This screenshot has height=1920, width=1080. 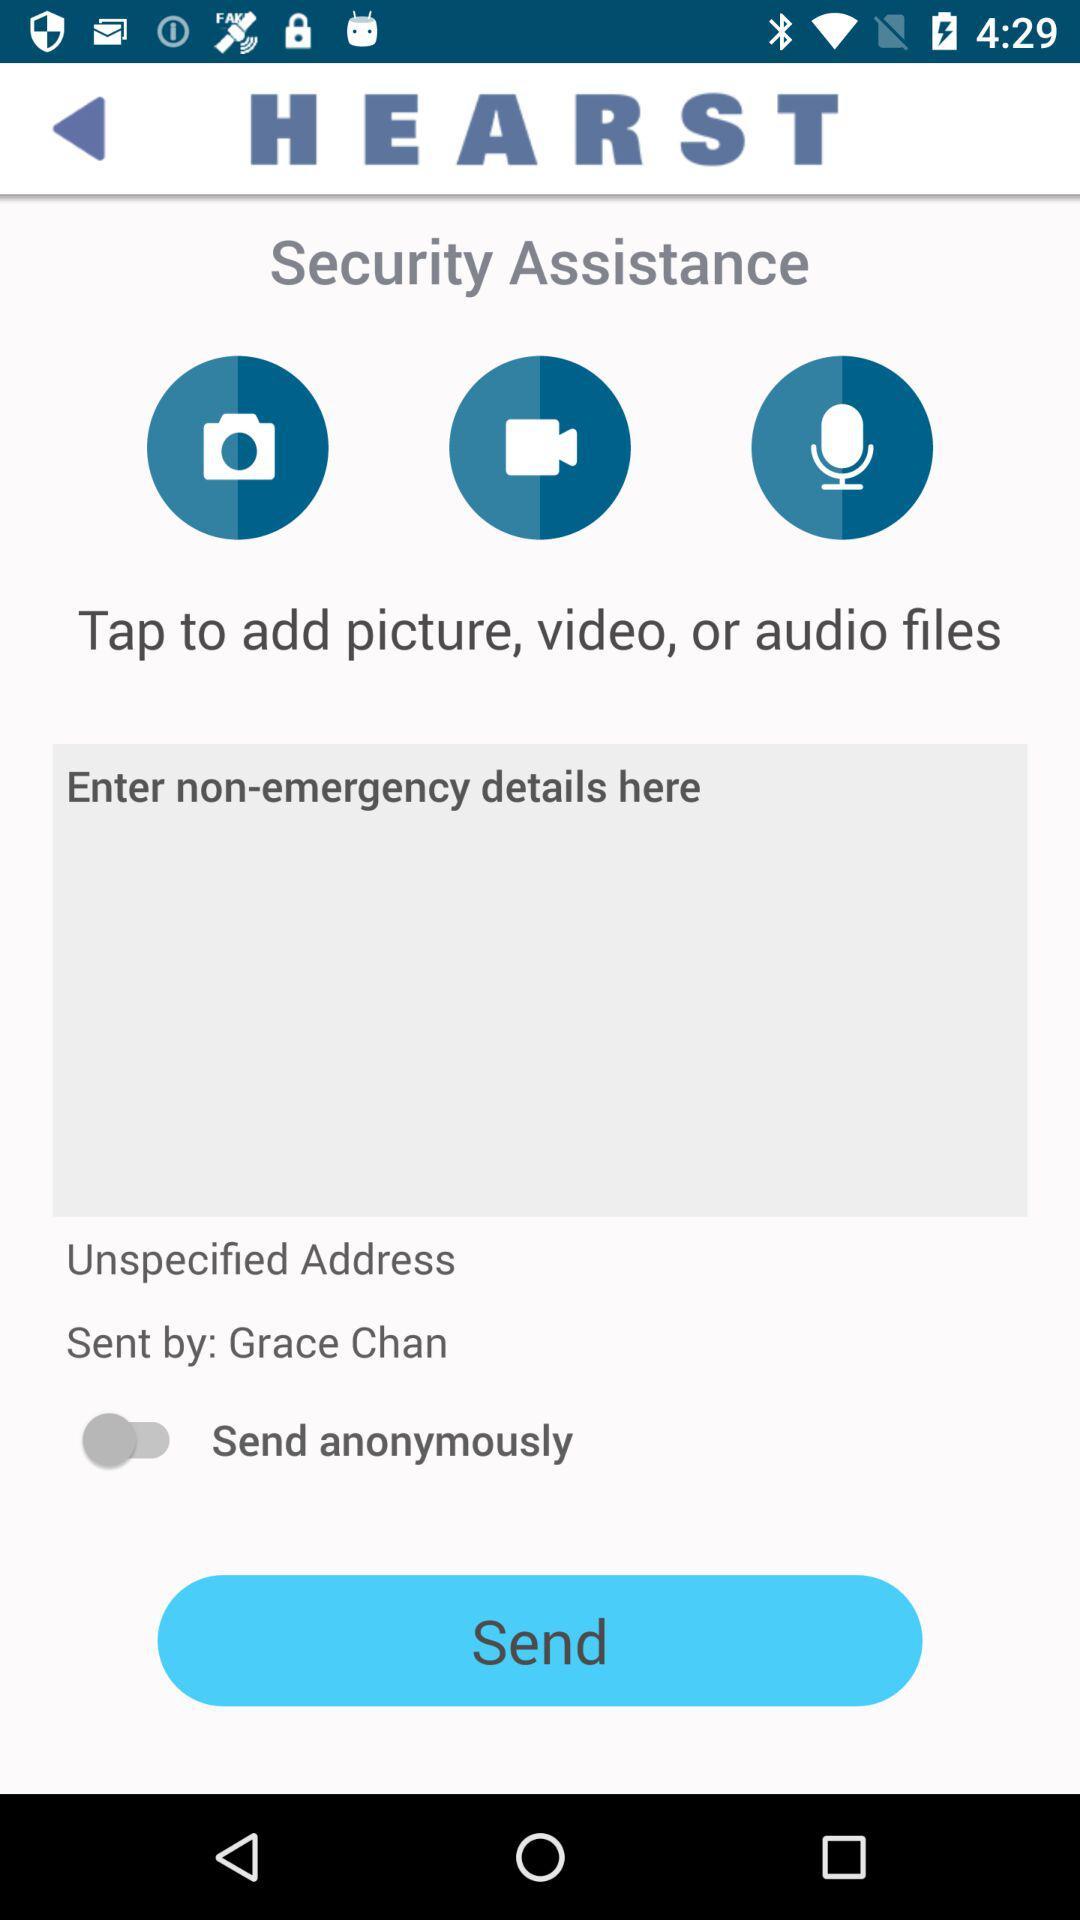 I want to click on icon at the center, so click(x=540, y=980).